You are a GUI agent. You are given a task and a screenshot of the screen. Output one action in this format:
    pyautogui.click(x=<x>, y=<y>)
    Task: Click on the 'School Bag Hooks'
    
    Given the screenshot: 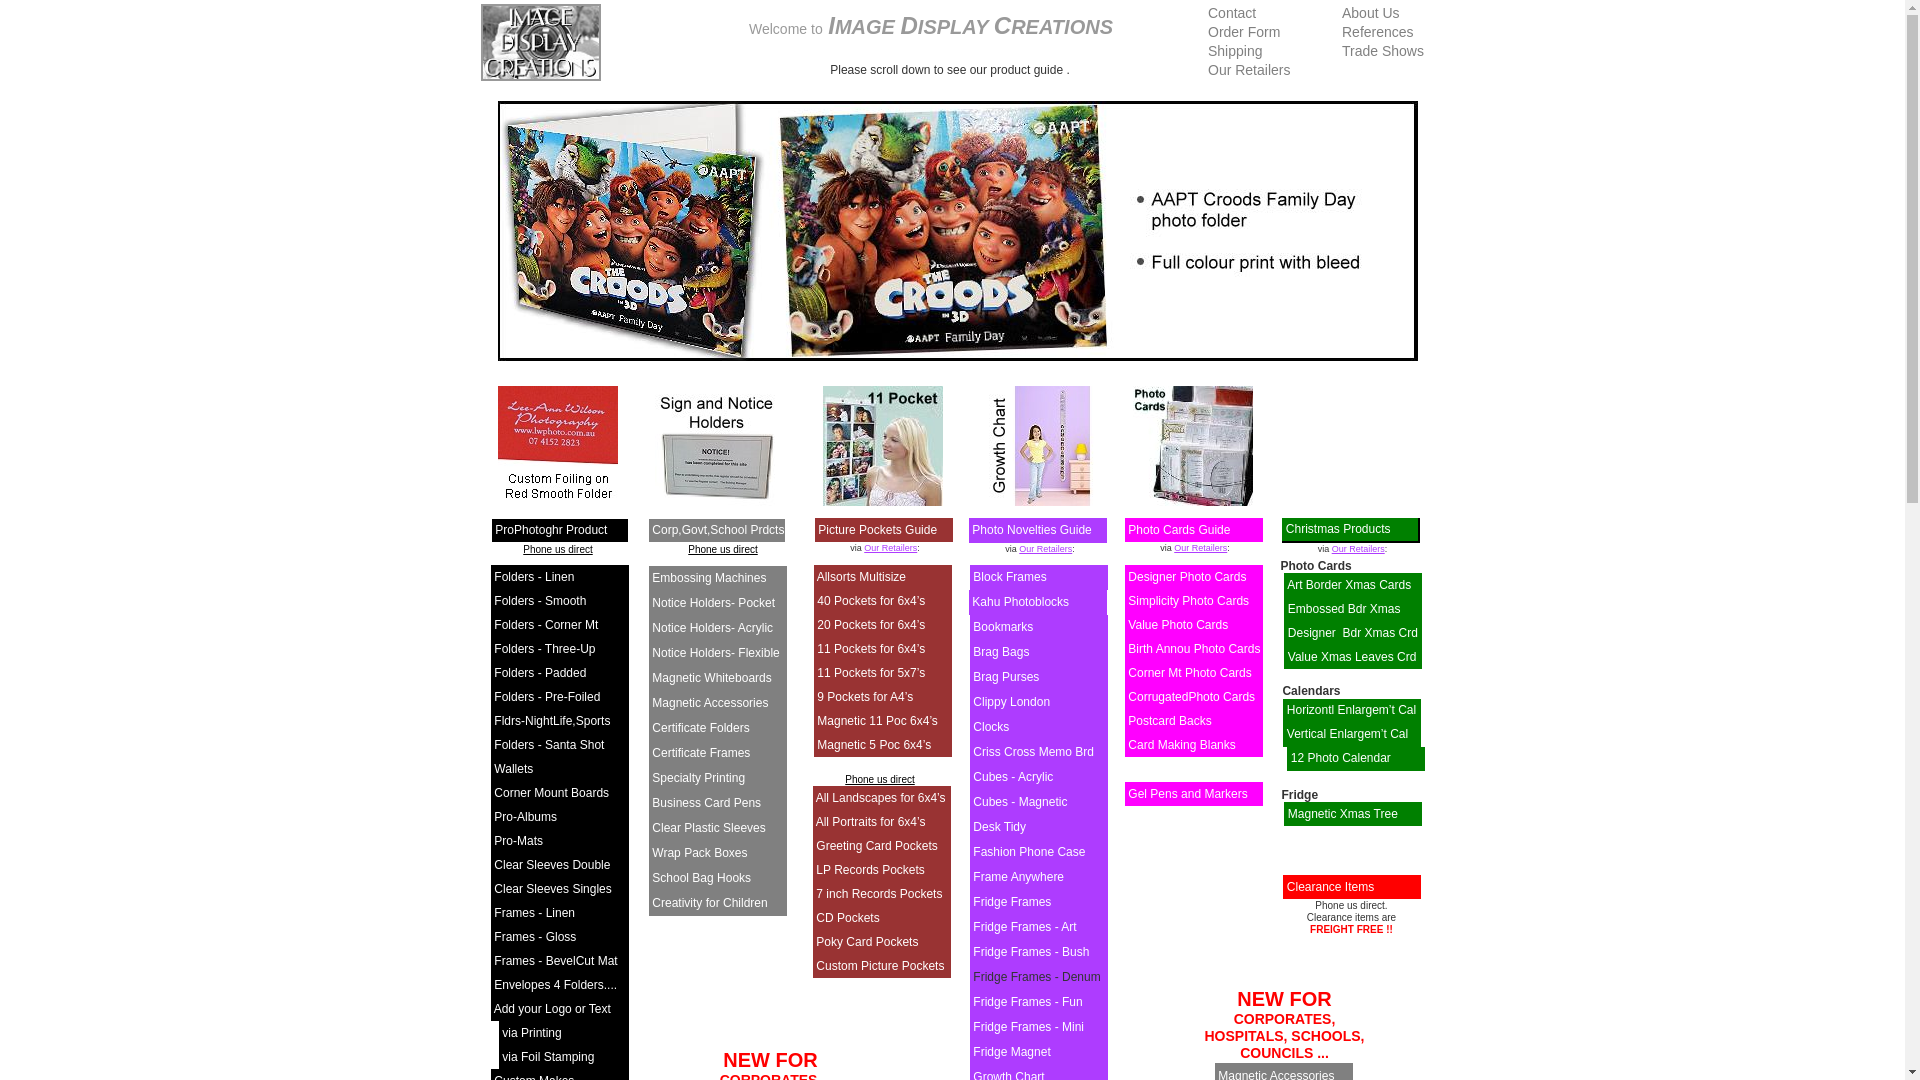 What is the action you would take?
    pyautogui.click(x=701, y=877)
    